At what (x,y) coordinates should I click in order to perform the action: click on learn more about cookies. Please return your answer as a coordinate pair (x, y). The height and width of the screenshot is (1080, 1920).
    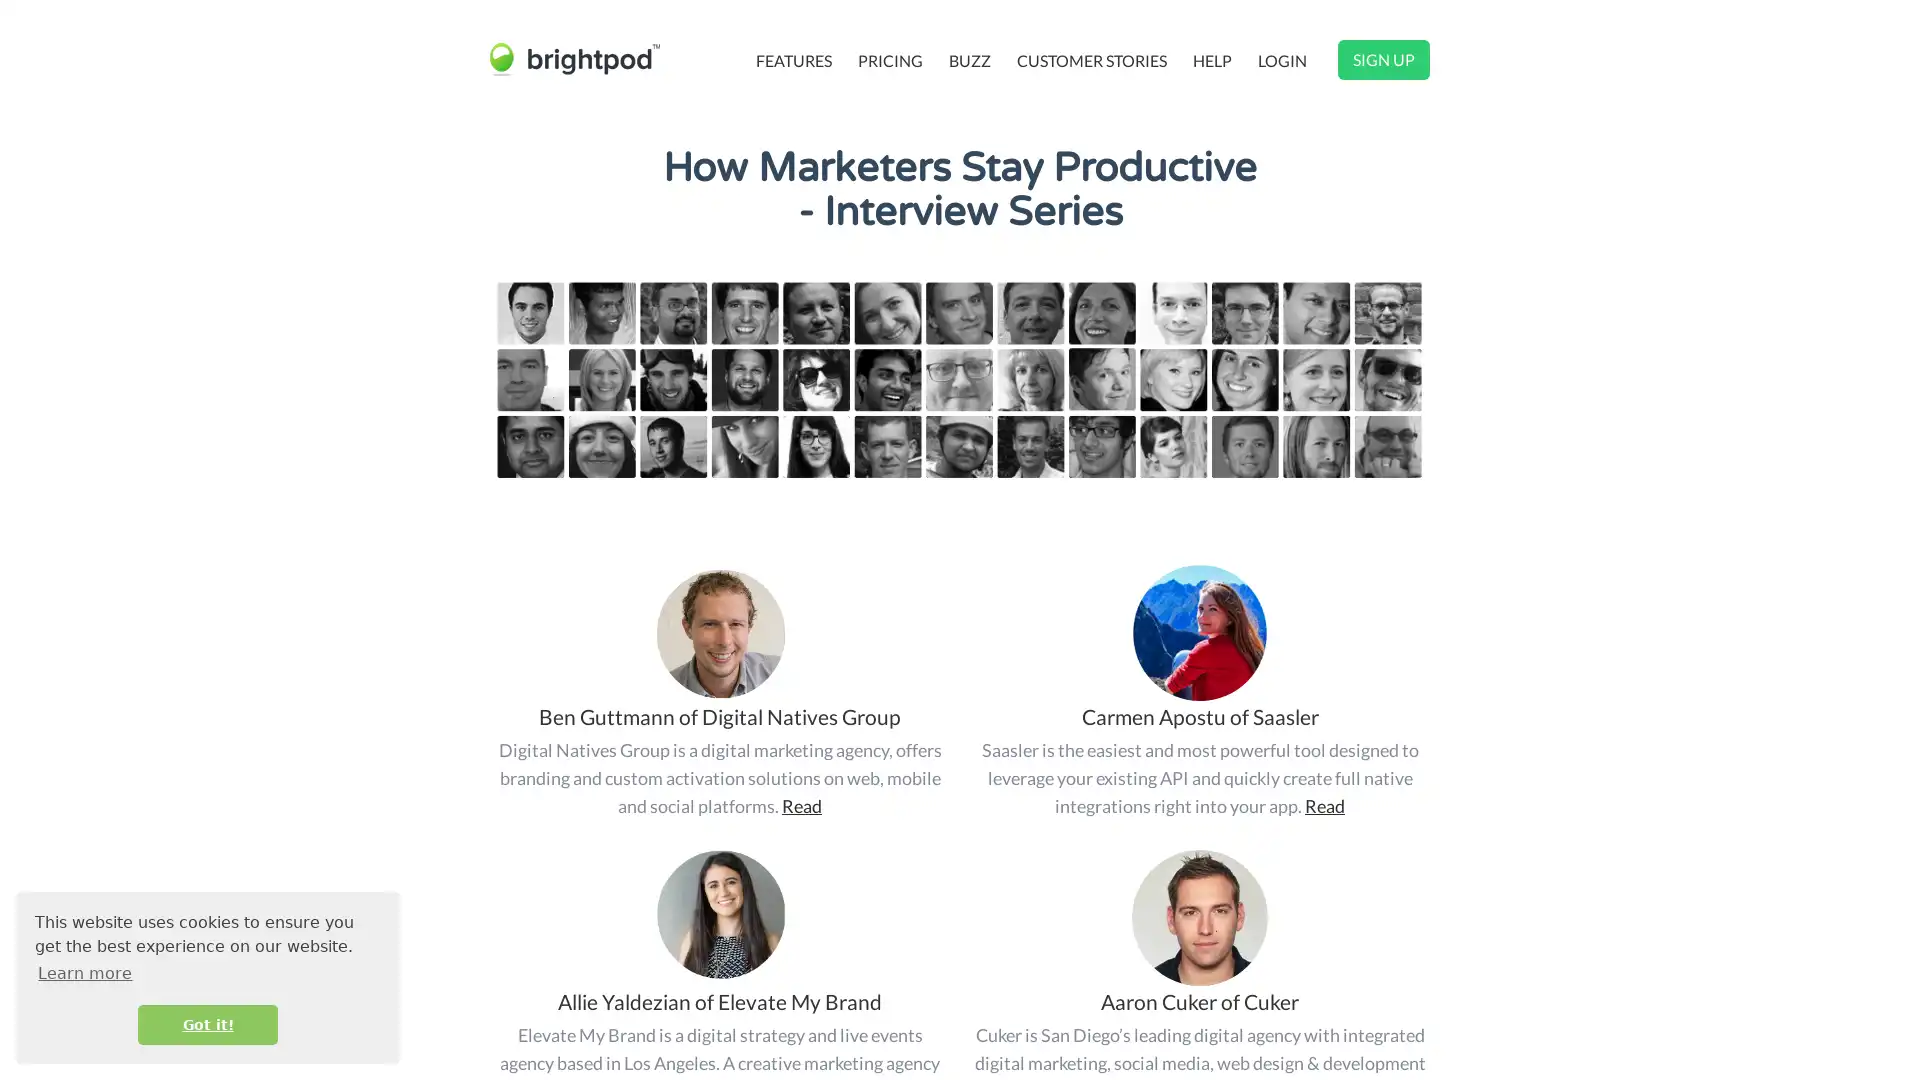
    Looking at the image, I should click on (84, 972).